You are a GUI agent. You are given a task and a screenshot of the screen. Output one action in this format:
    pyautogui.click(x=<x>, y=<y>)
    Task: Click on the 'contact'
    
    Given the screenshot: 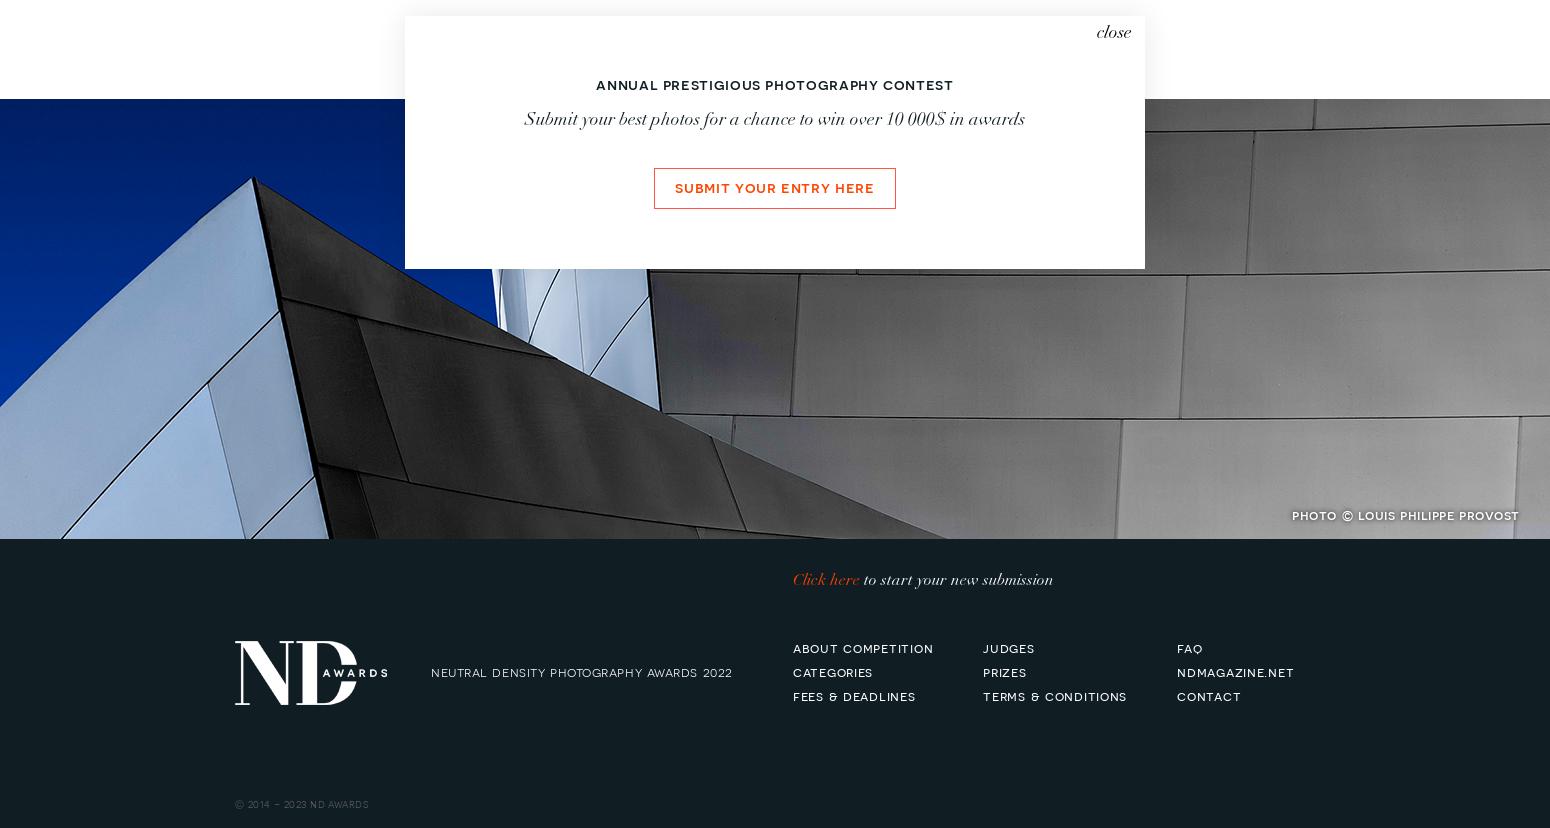 What is the action you would take?
    pyautogui.click(x=1209, y=694)
    